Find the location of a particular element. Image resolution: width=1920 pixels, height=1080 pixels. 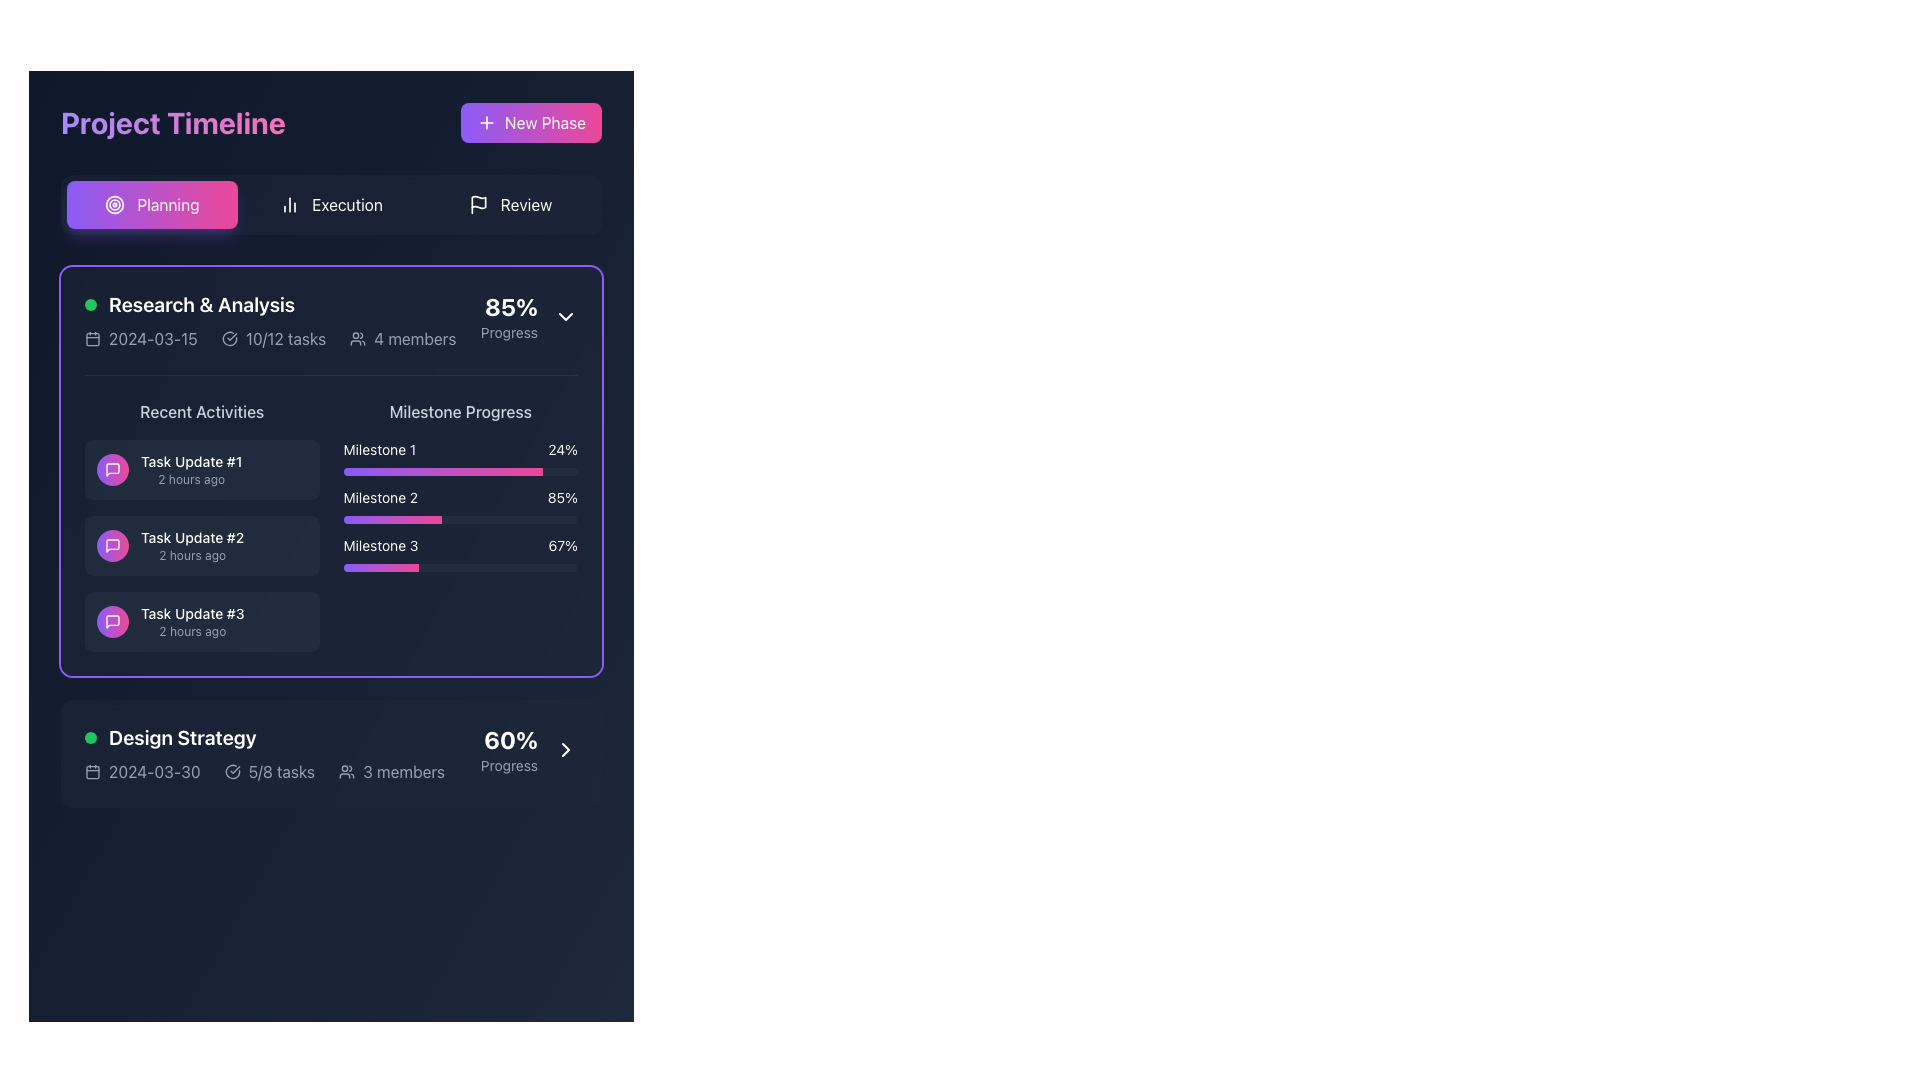

the 'Design Strategy' text label, which is styled in bold and large font is located at coordinates (182, 737).